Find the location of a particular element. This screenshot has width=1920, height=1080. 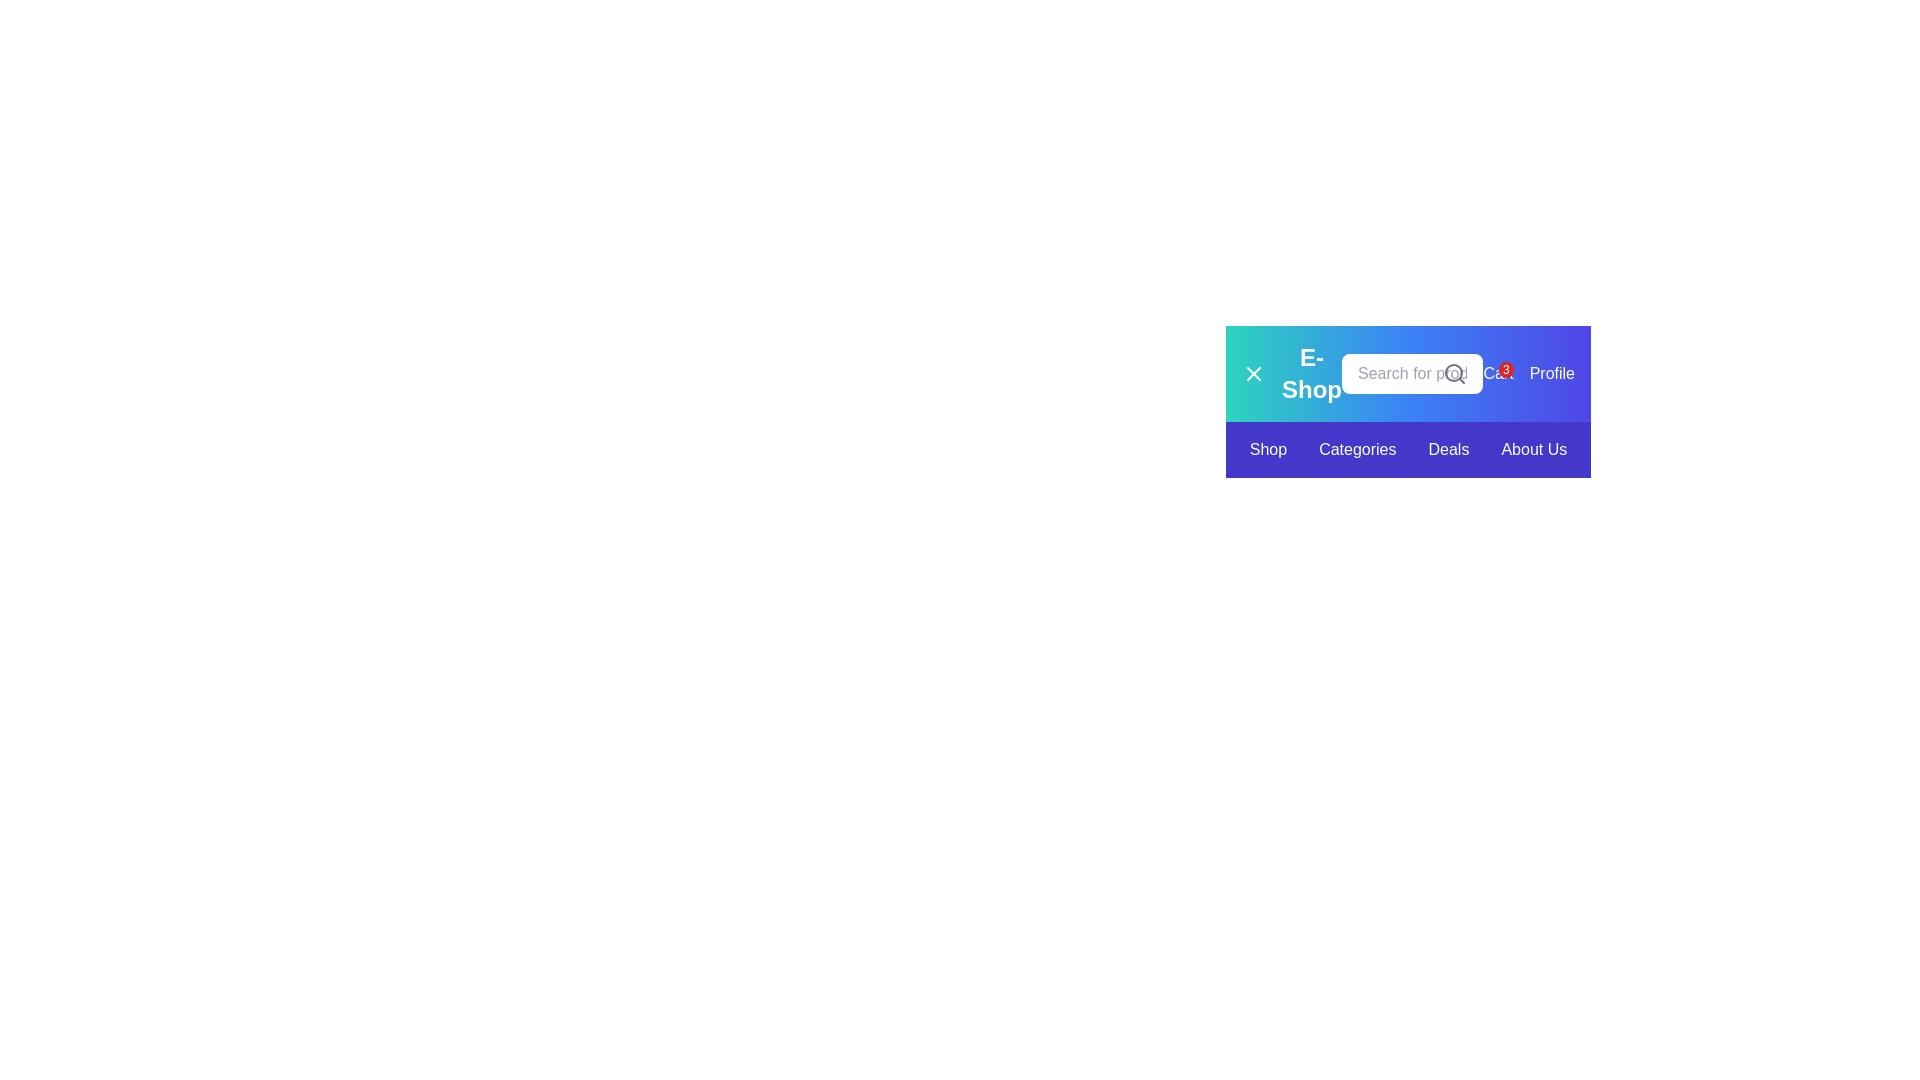

the magnifying glass icon located inside the text input box on the header bar to initiate a search is located at coordinates (1455, 374).